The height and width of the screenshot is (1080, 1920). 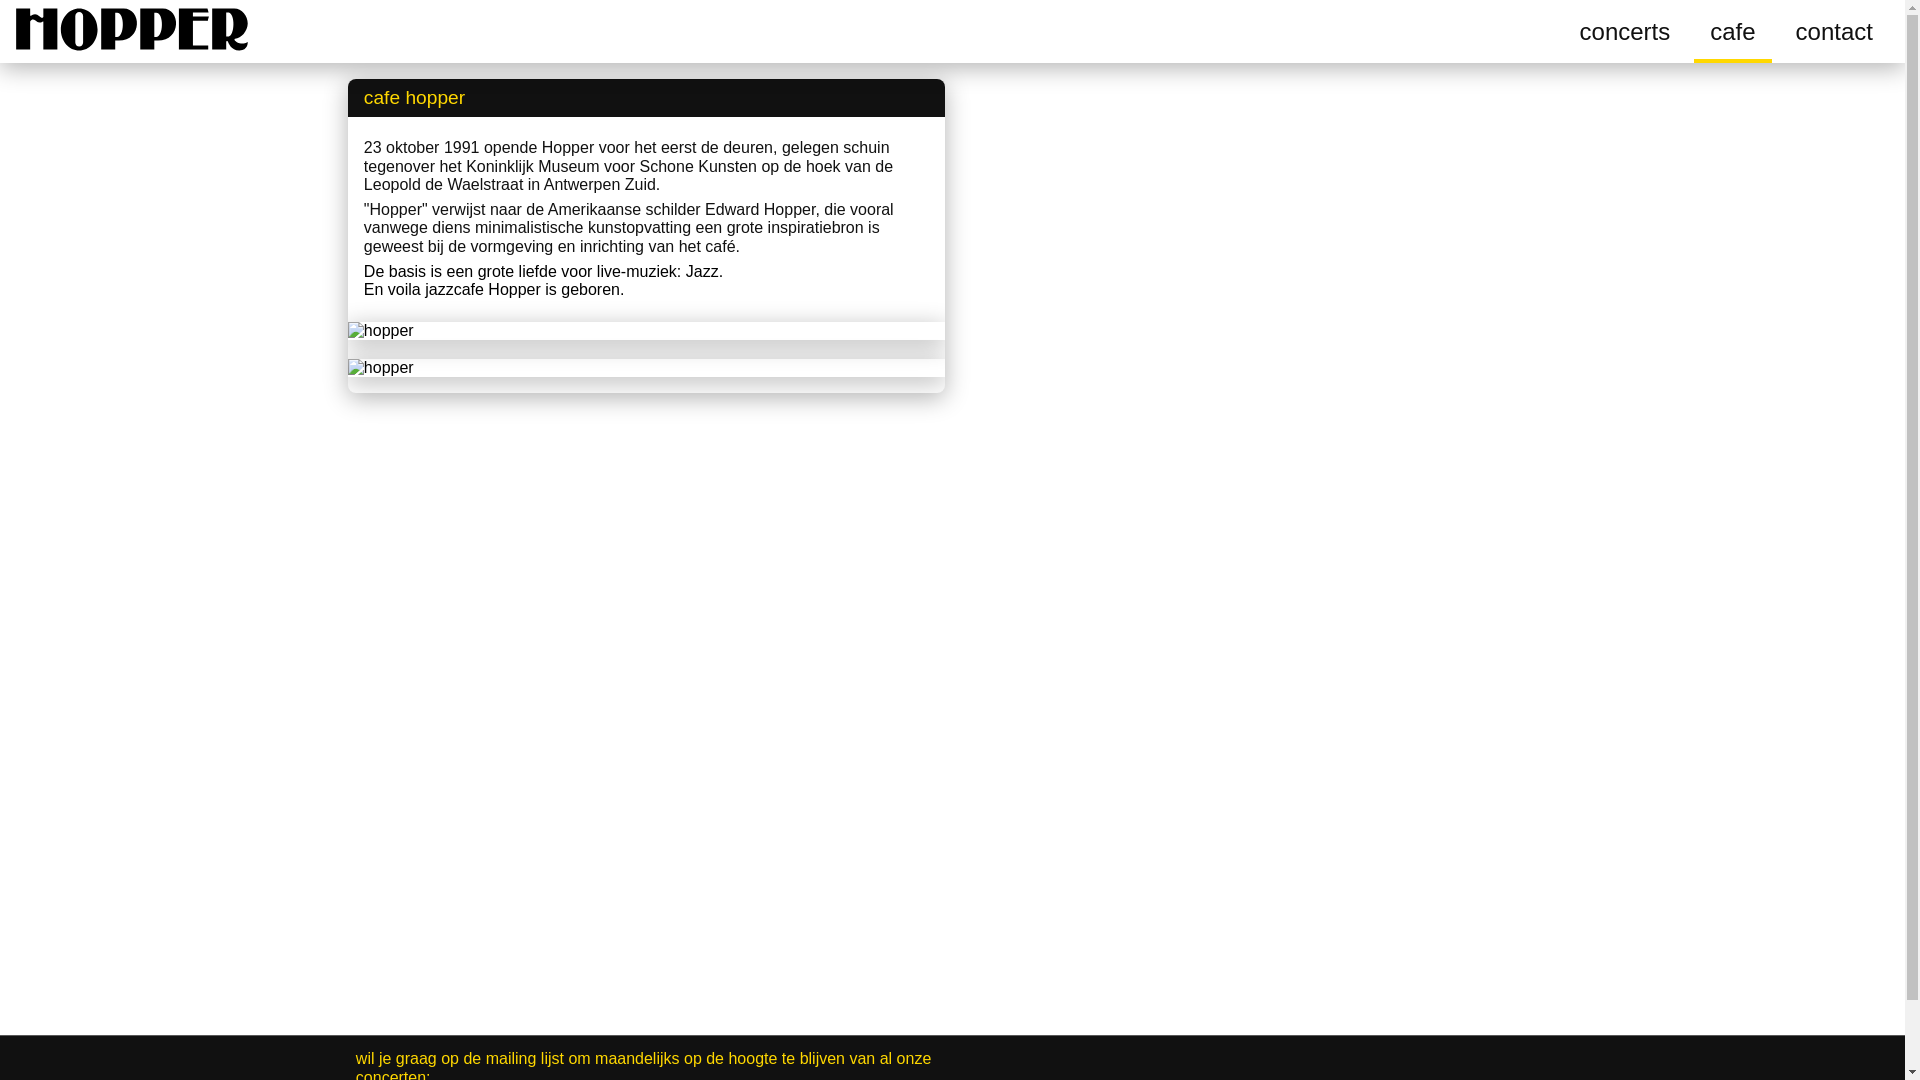 What do you see at coordinates (1731, 31) in the screenshot?
I see `'cafe'` at bounding box center [1731, 31].